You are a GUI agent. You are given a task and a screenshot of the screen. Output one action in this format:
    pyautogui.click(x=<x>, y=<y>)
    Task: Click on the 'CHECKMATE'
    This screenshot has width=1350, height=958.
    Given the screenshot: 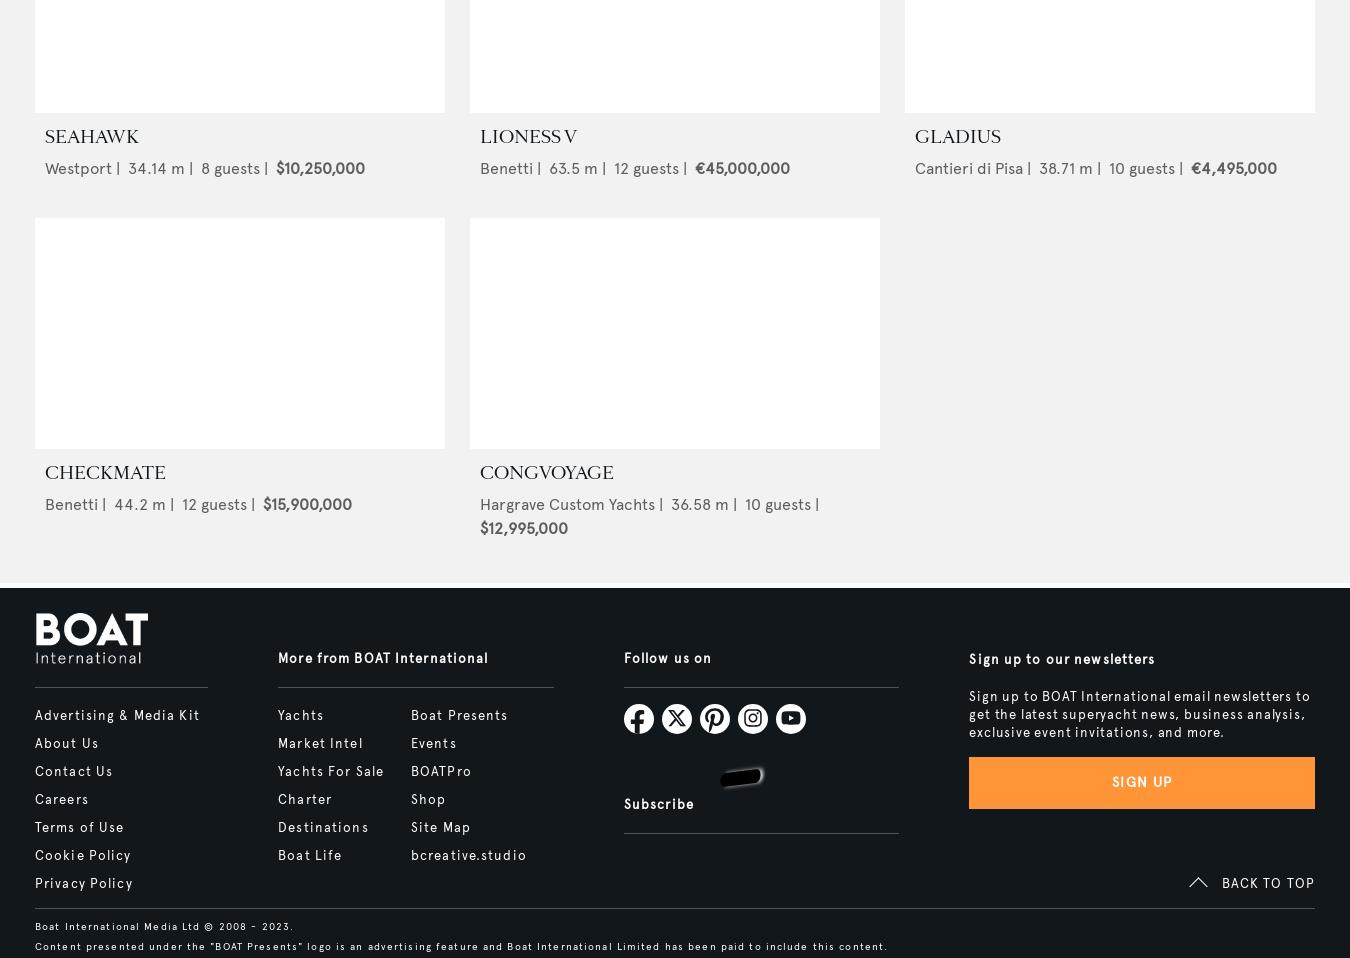 What is the action you would take?
    pyautogui.click(x=43, y=472)
    